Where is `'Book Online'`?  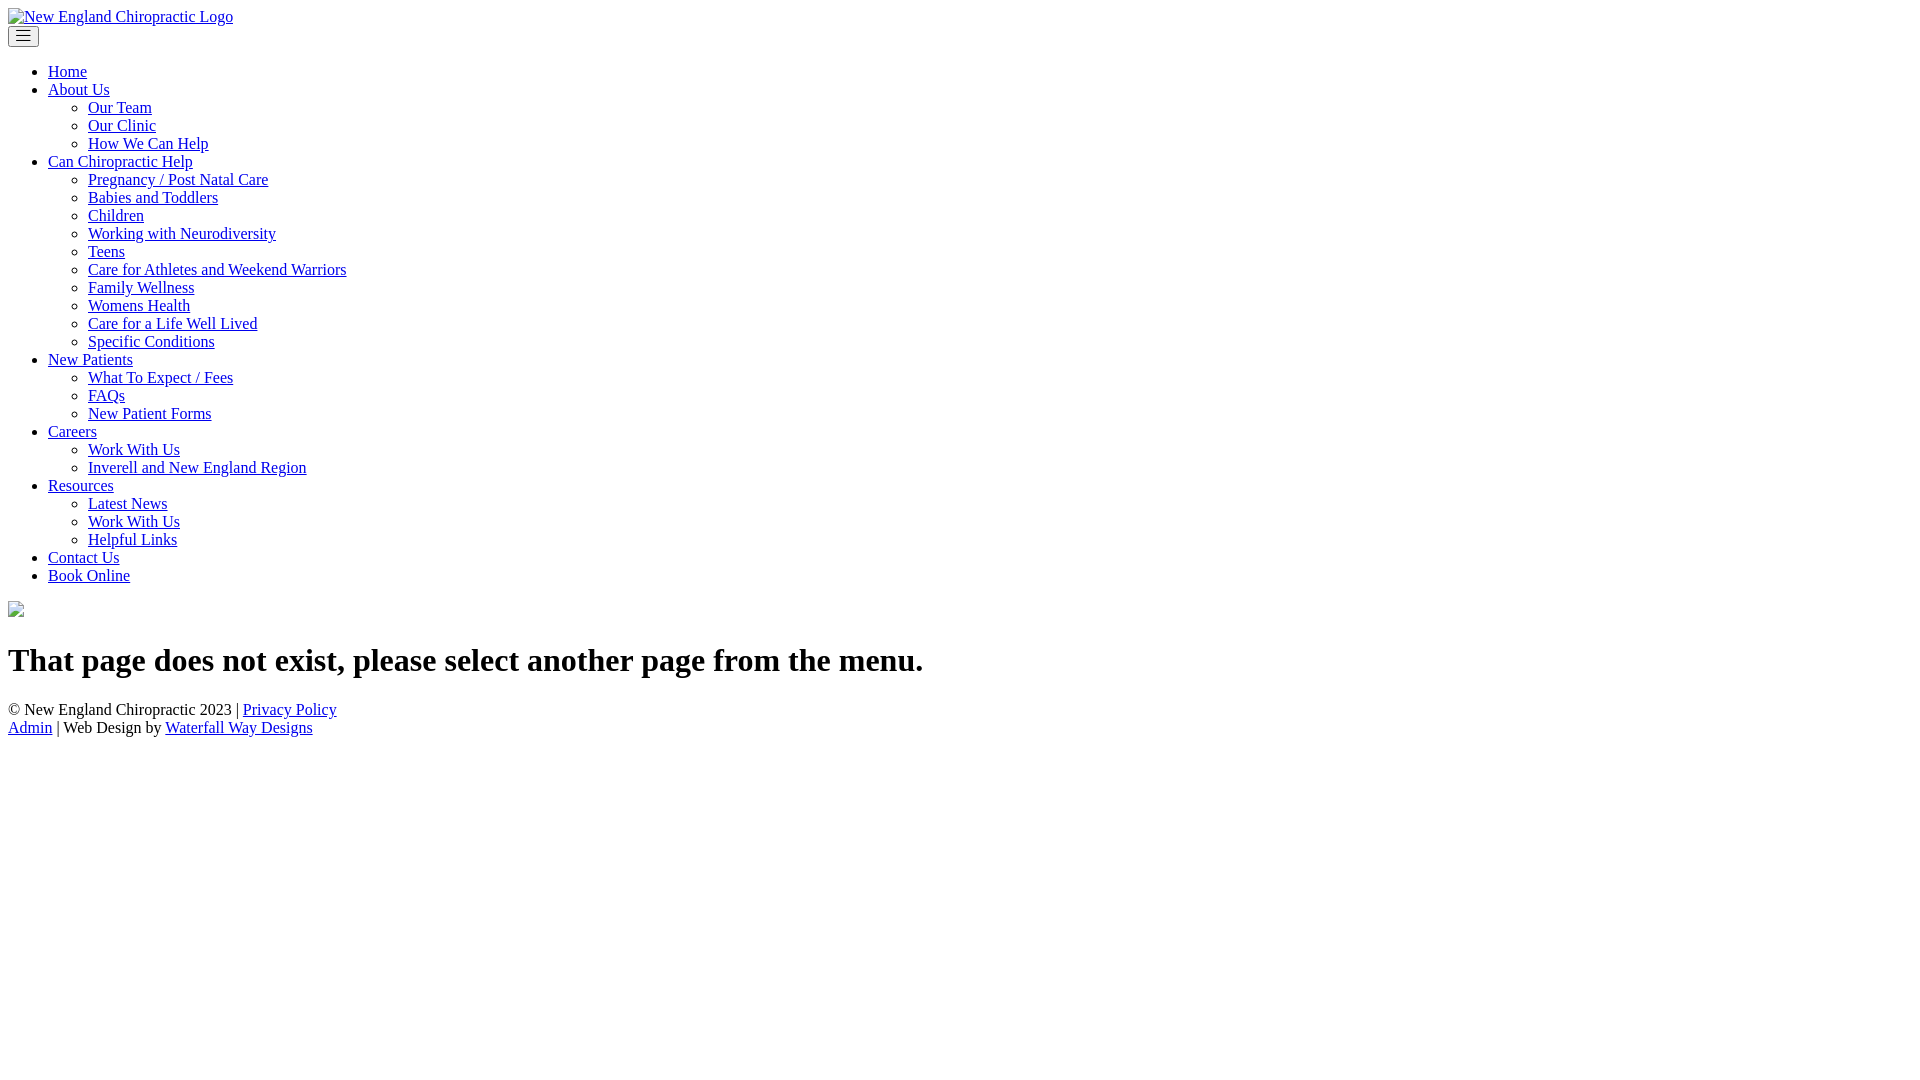
'Book Online' is located at coordinates (88, 575).